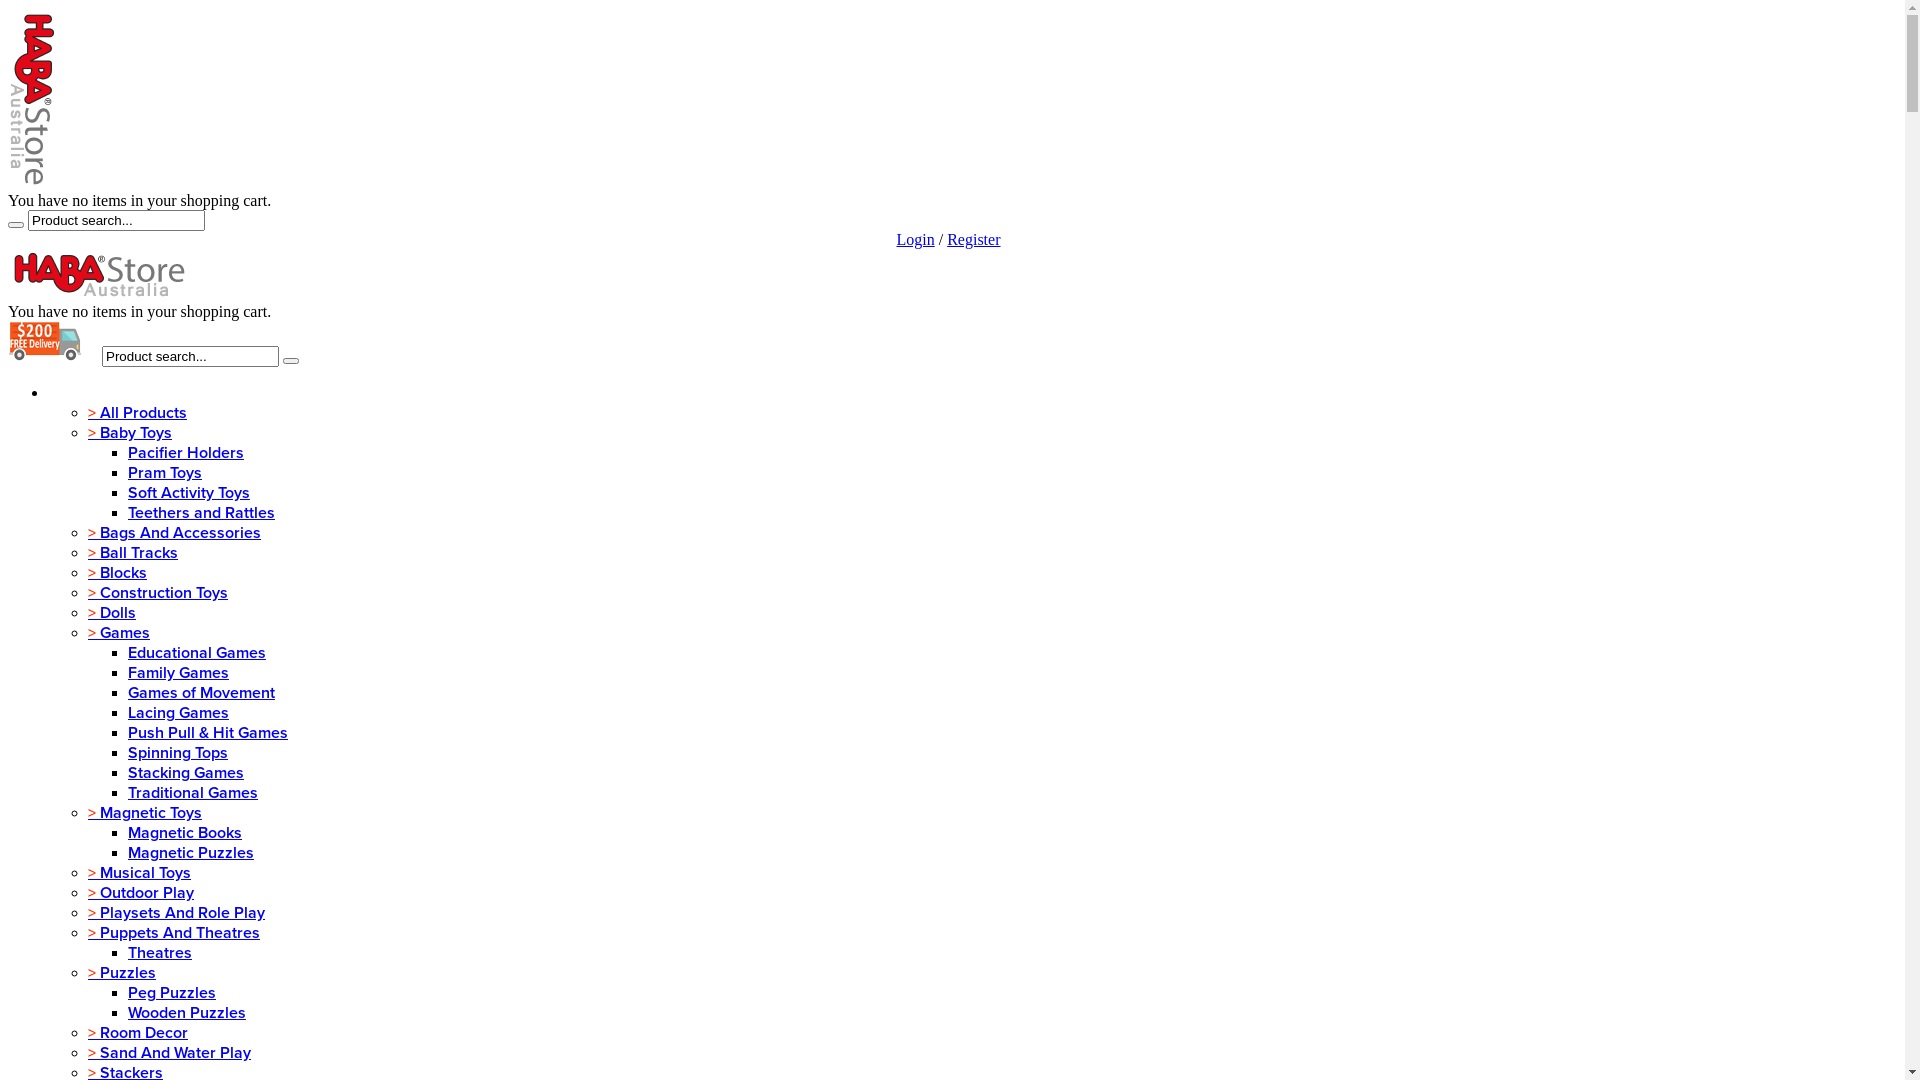  I want to click on '> Baby Toys', so click(128, 431).